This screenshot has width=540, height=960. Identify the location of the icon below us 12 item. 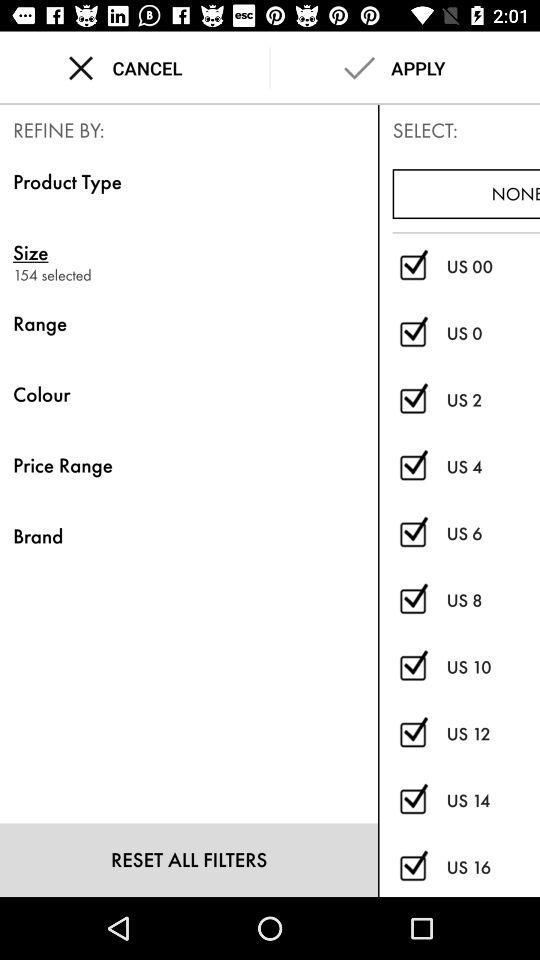
(492, 801).